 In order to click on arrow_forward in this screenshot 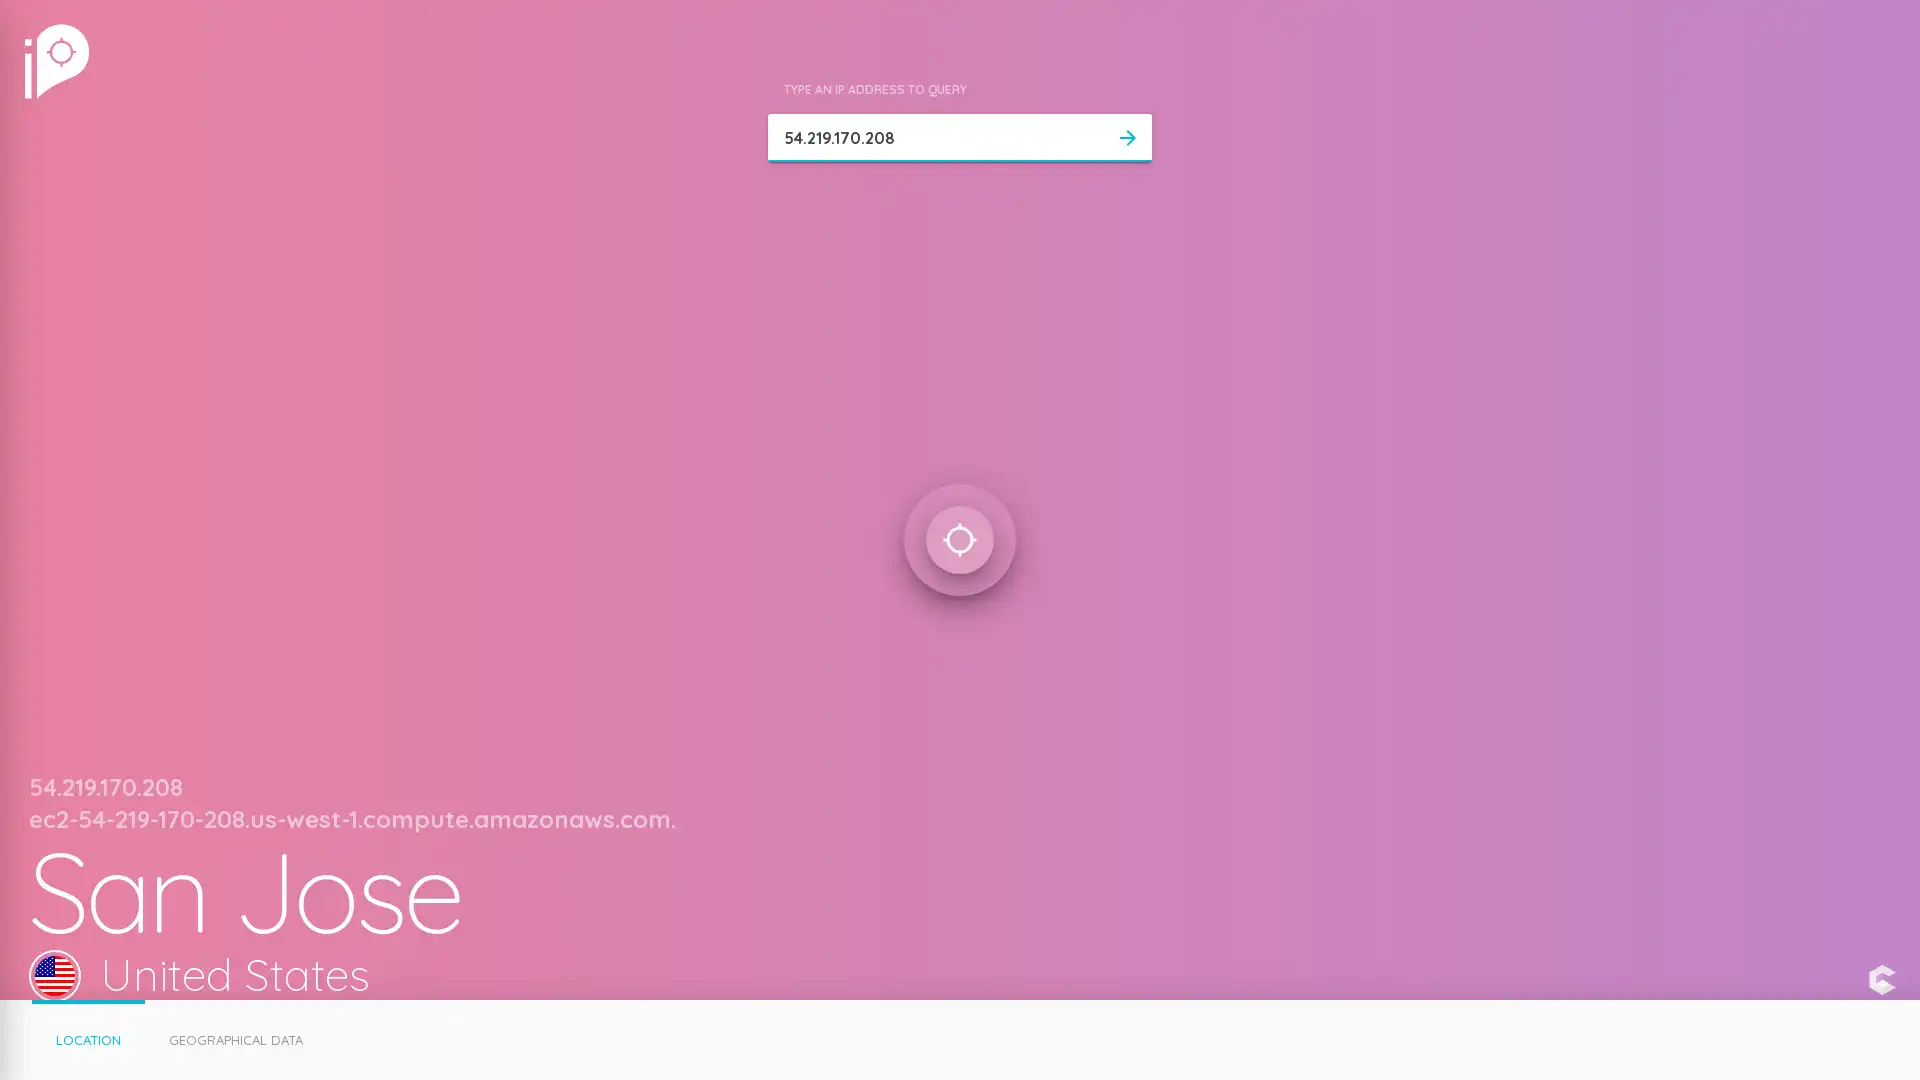, I will do `click(1128, 137)`.